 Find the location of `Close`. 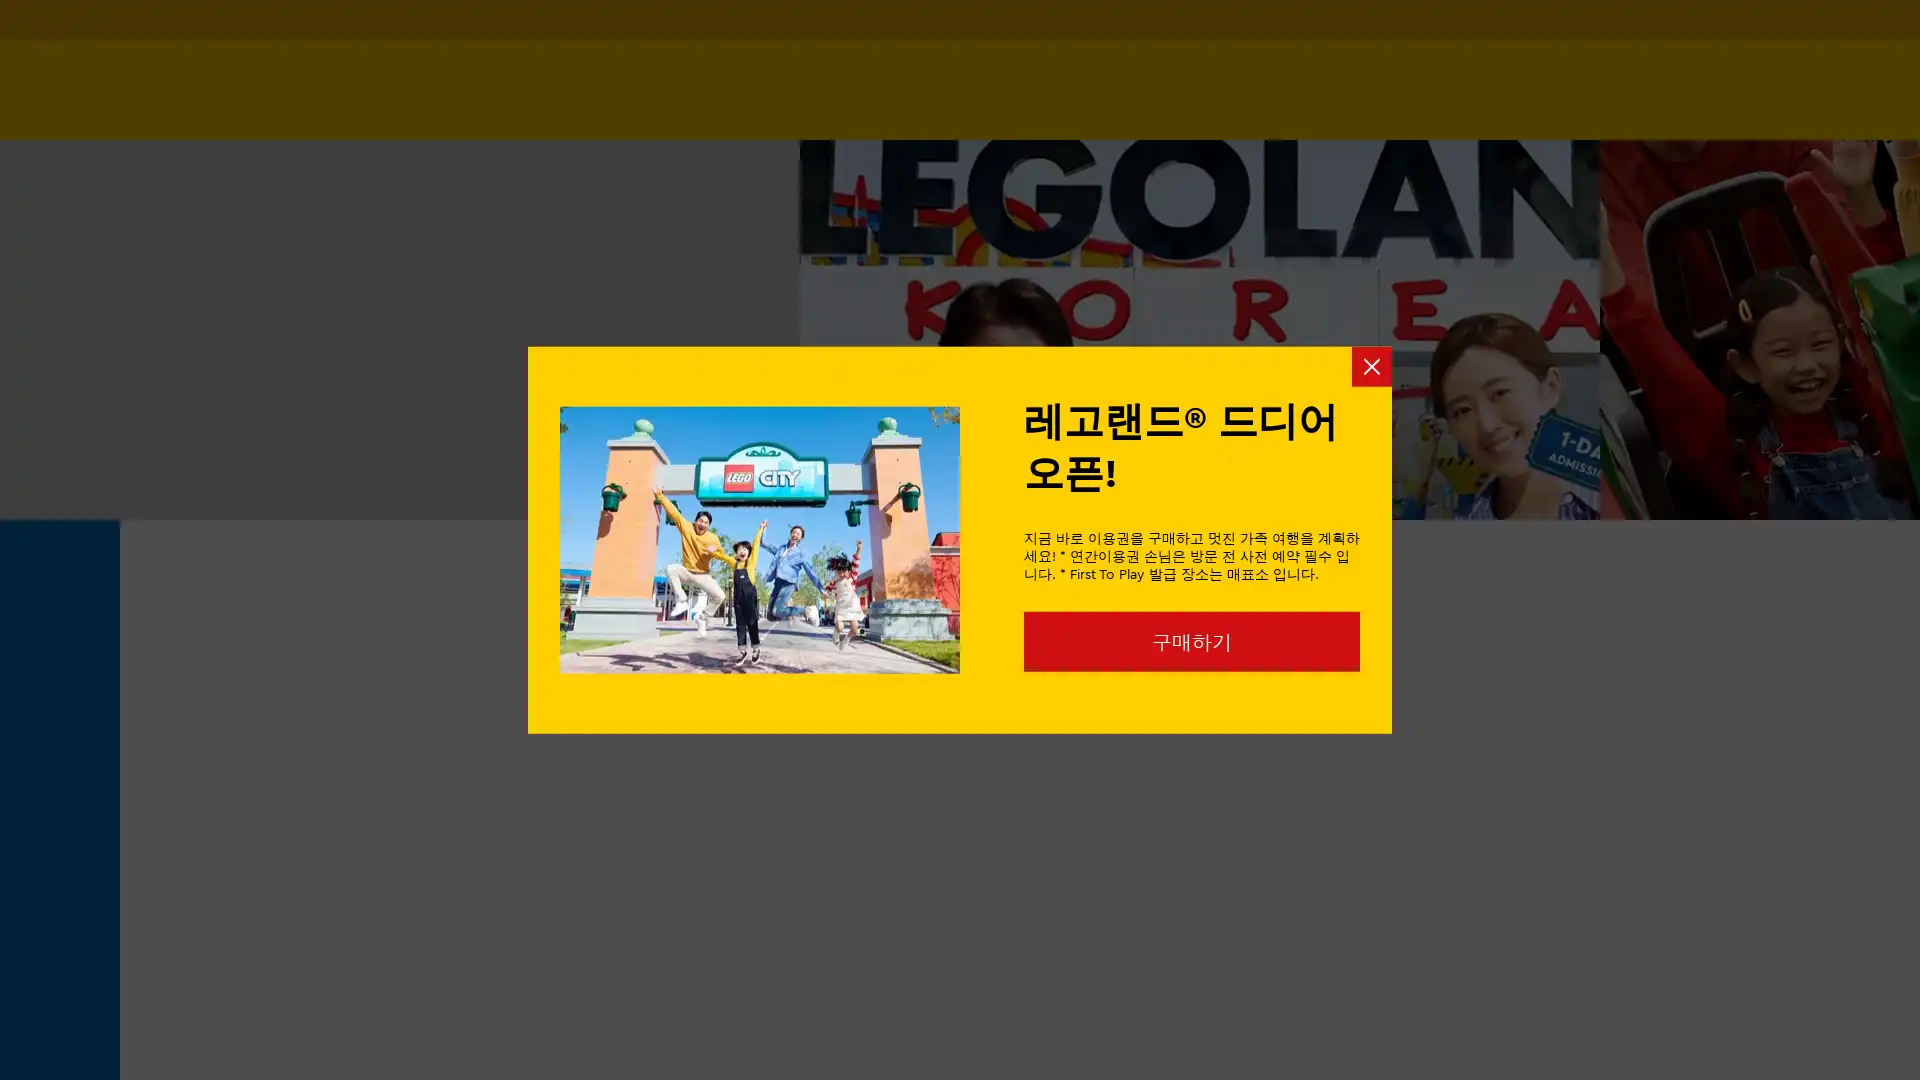

Close is located at coordinates (1371, 366).